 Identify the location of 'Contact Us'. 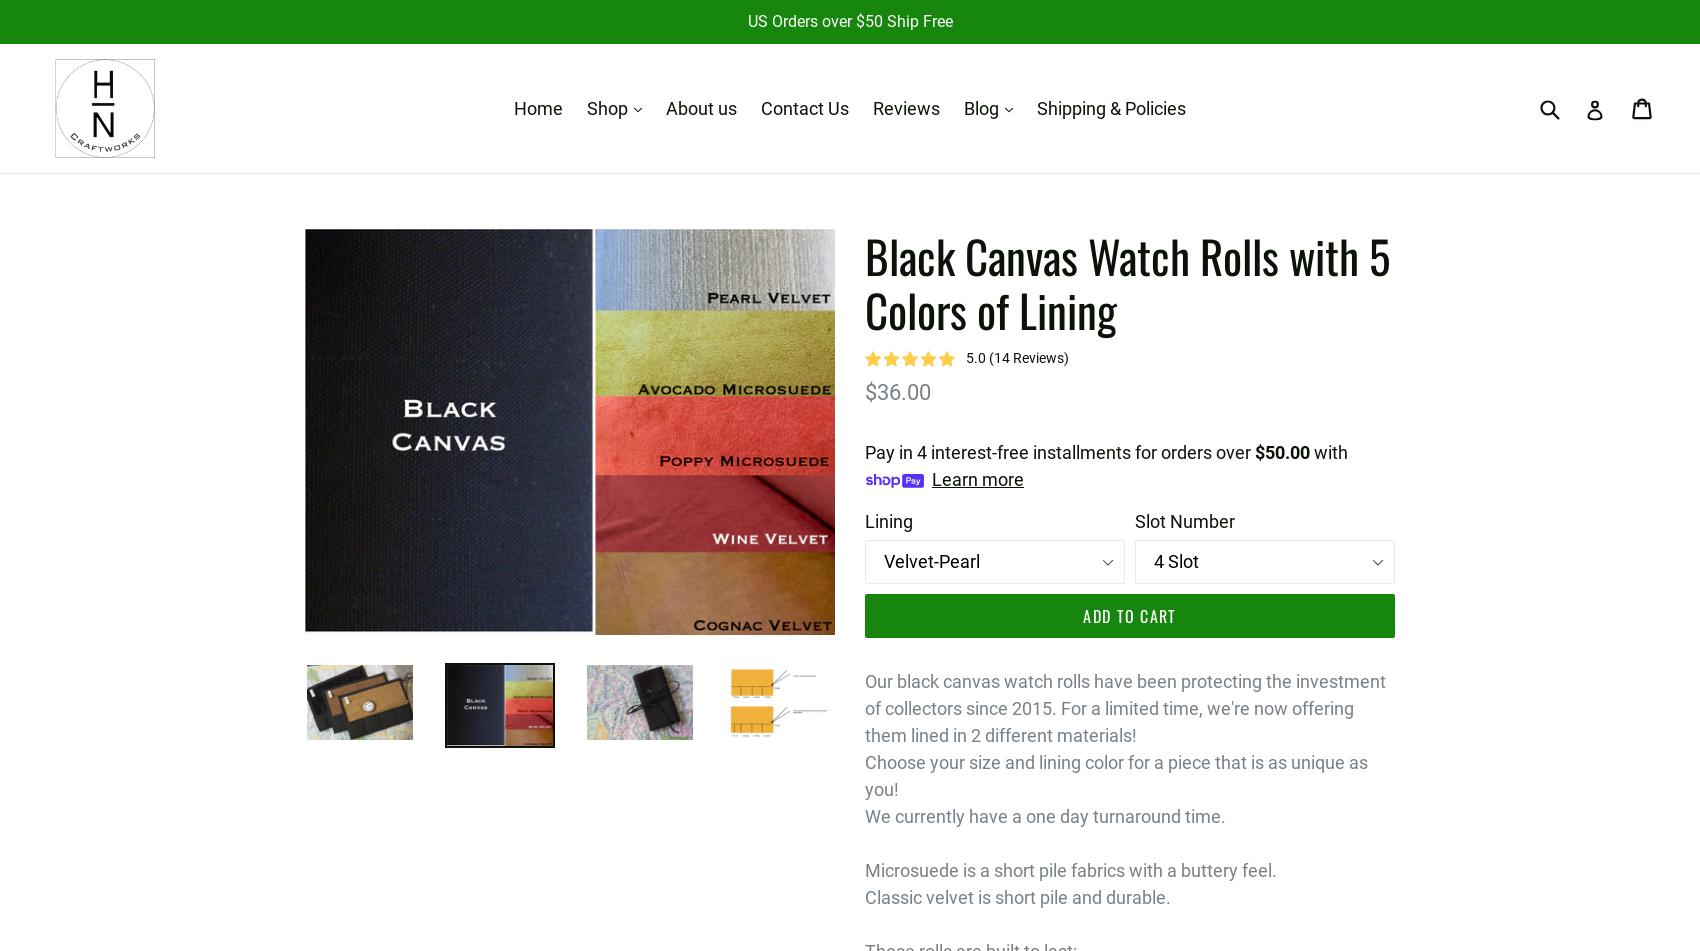
(803, 108).